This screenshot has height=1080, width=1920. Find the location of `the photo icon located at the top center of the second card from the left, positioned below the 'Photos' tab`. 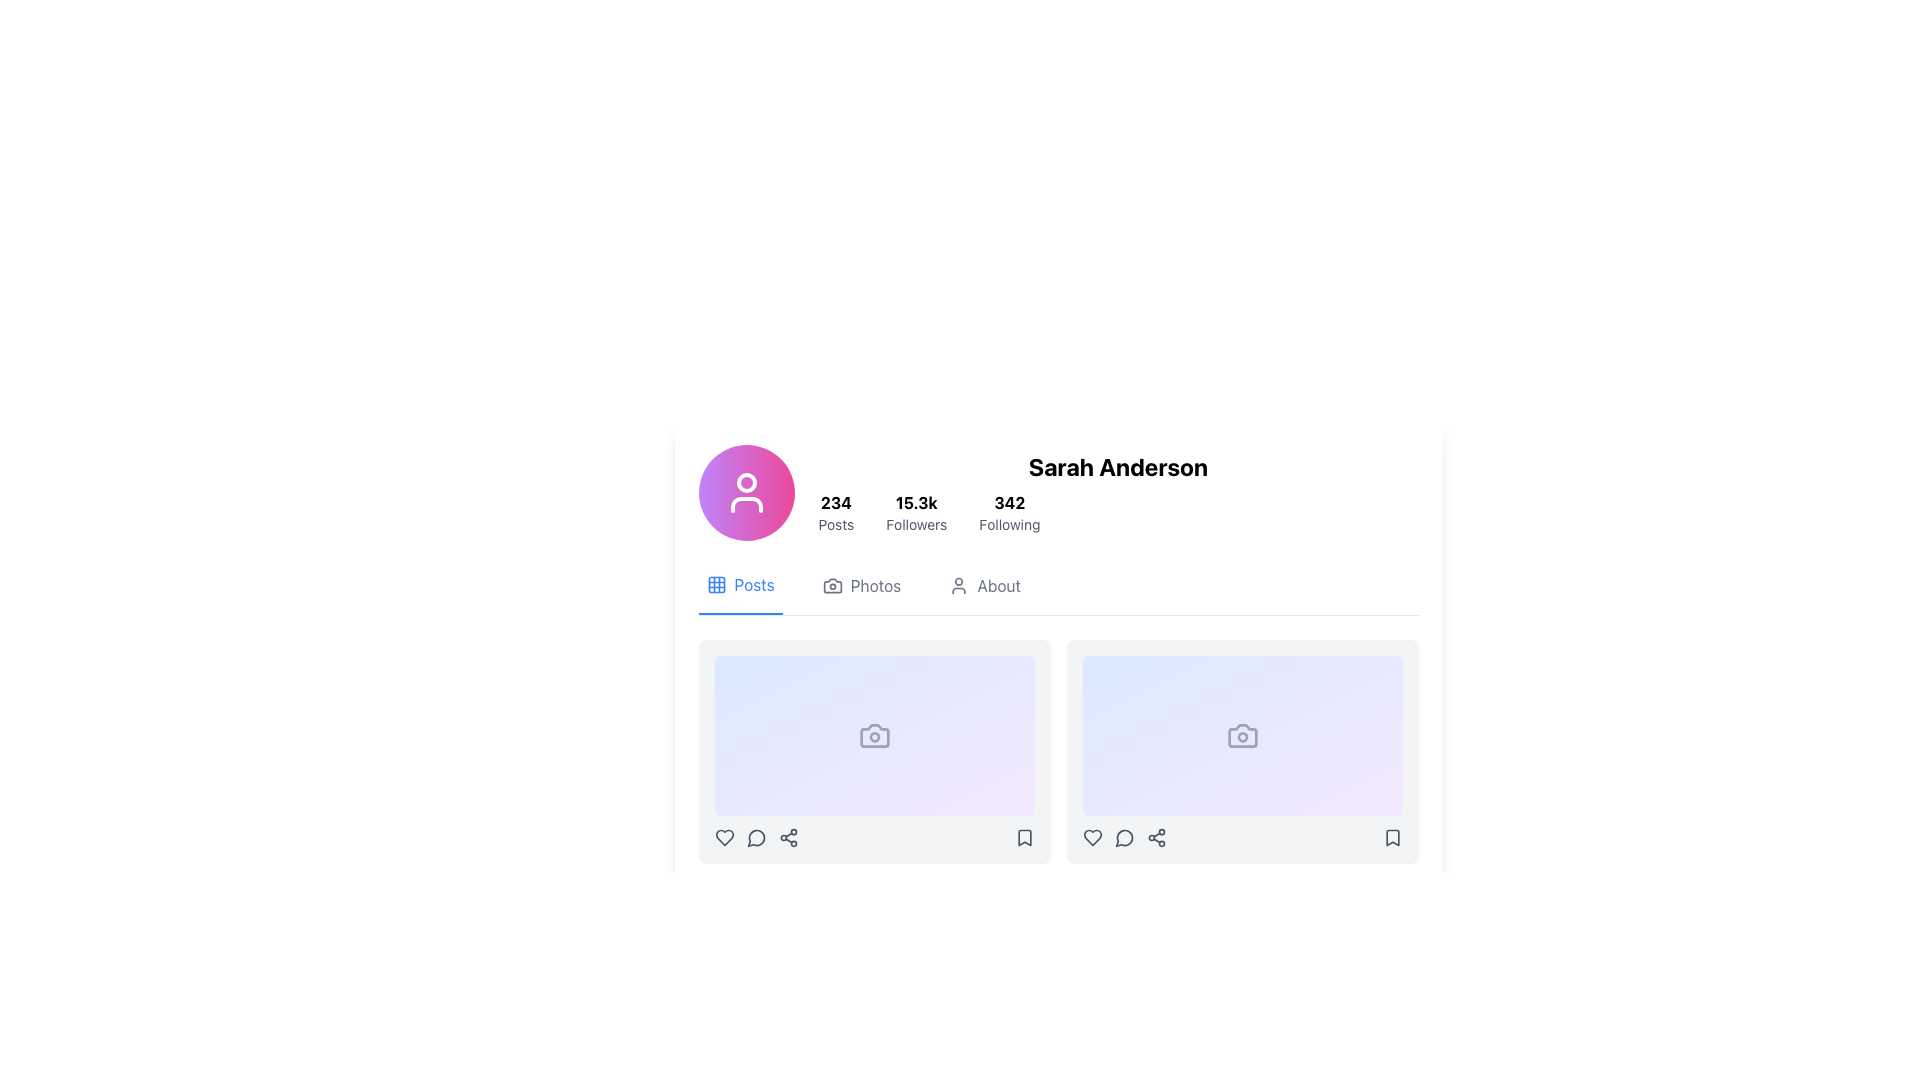

the photo icon located at the top center of the second card from the left, positioned below the 'Photos' tab is located at coordinates (1241, 736).